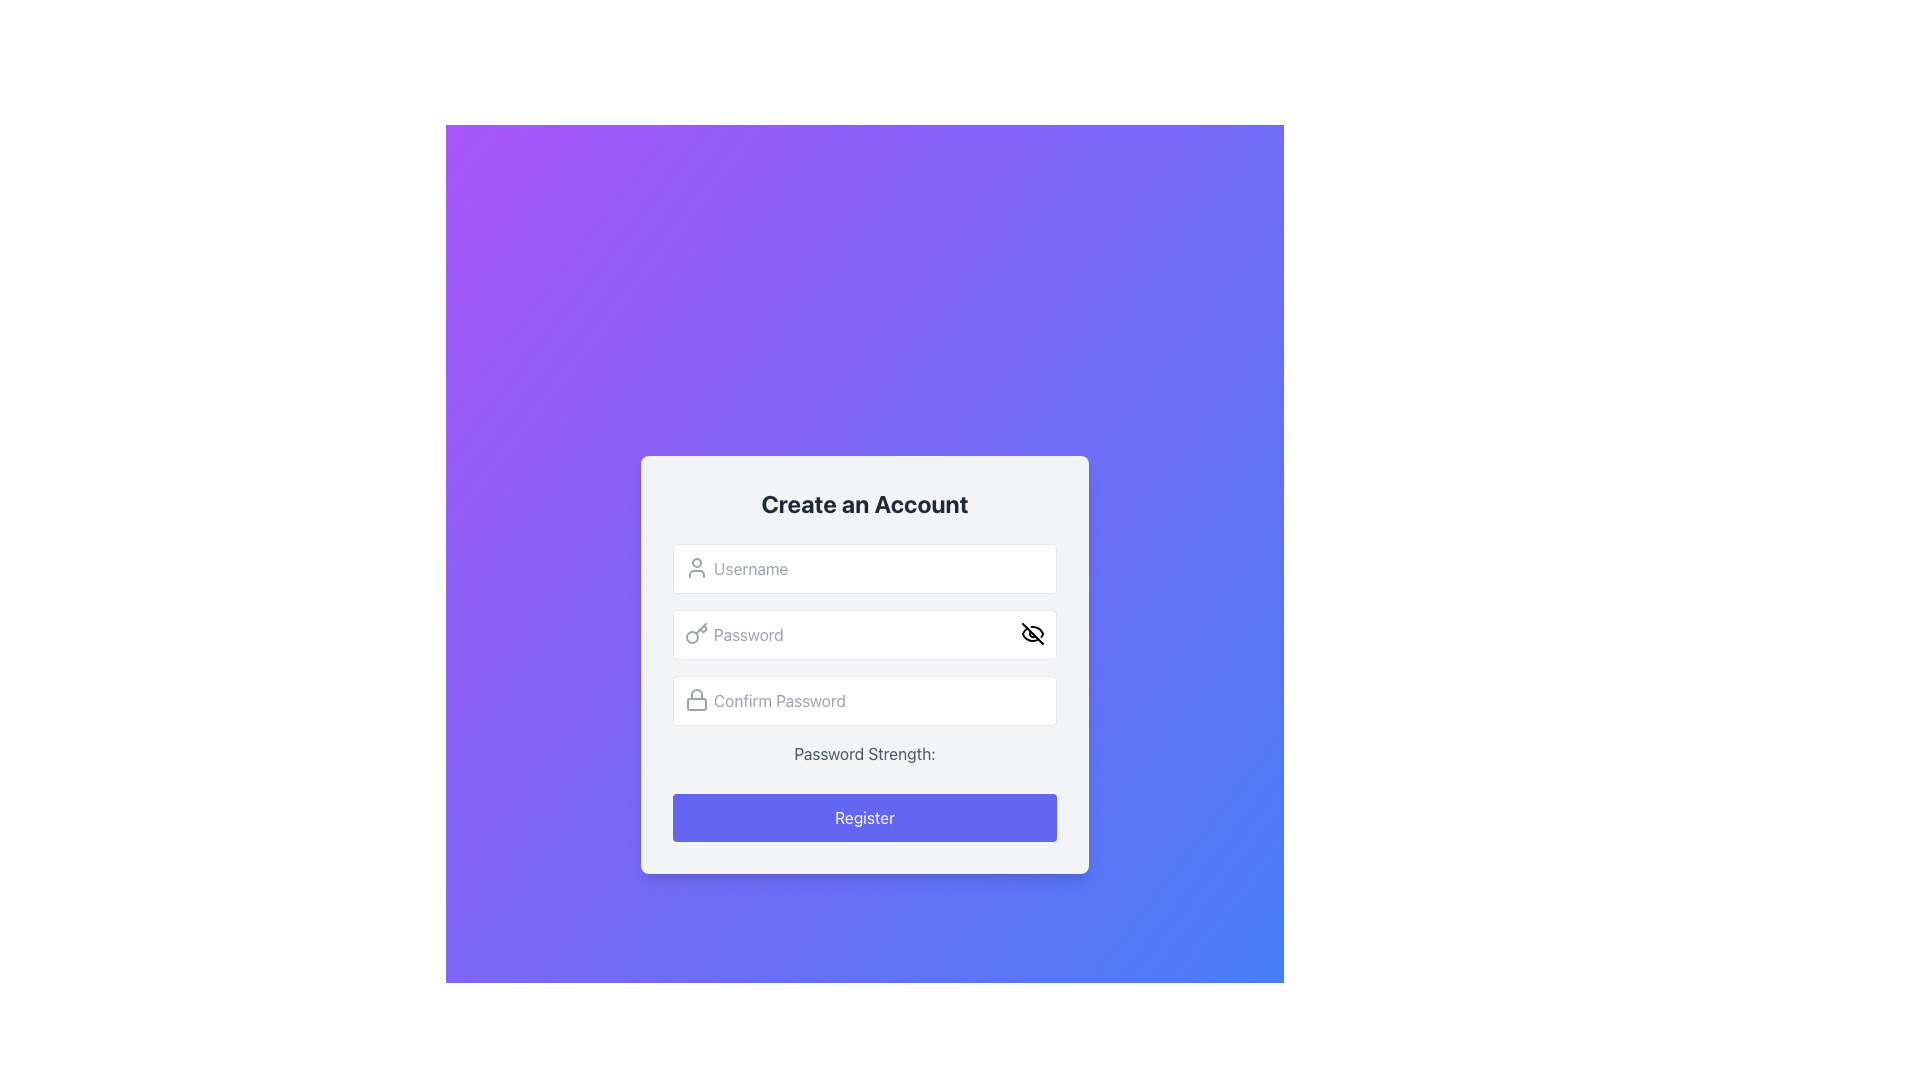 Image resolution: width=1920 pixels, height=1080 pixels. I want to click on the password visibility toggle icon located to the right of the password input field, which allows users, so click(1032, 633).